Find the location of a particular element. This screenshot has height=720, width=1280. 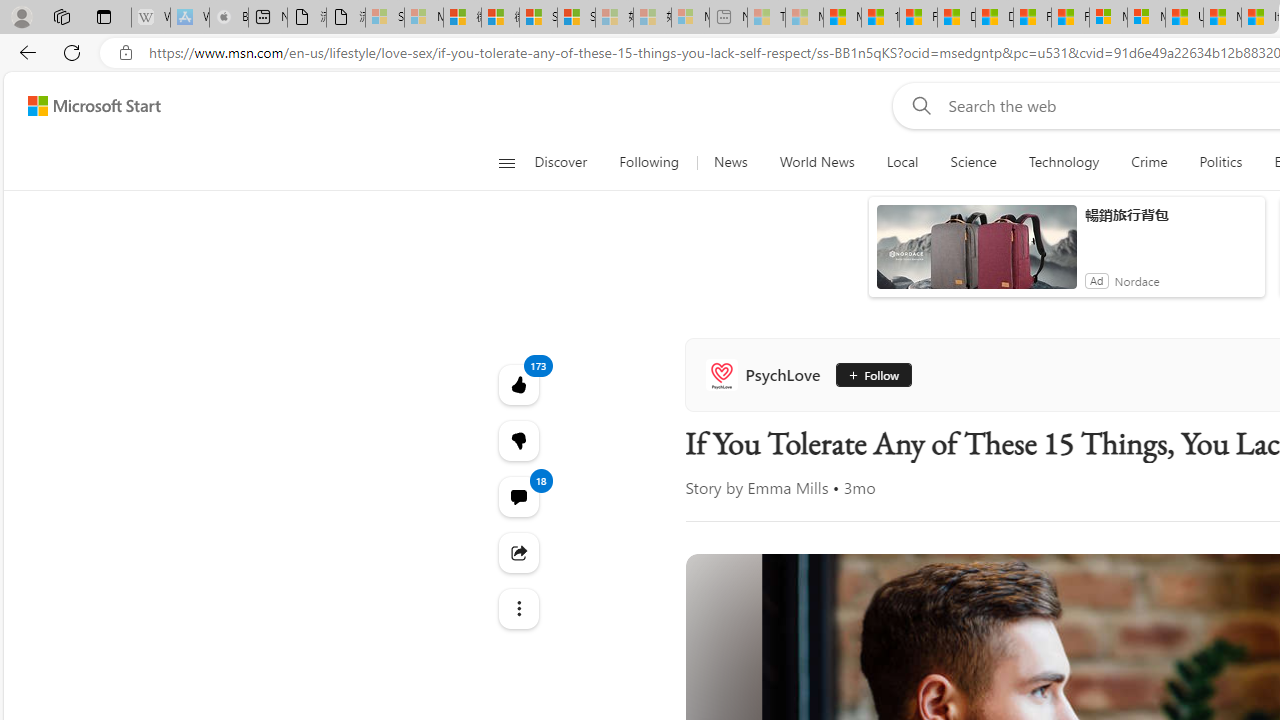

'Share this story' is located at coordinates (518, 552).